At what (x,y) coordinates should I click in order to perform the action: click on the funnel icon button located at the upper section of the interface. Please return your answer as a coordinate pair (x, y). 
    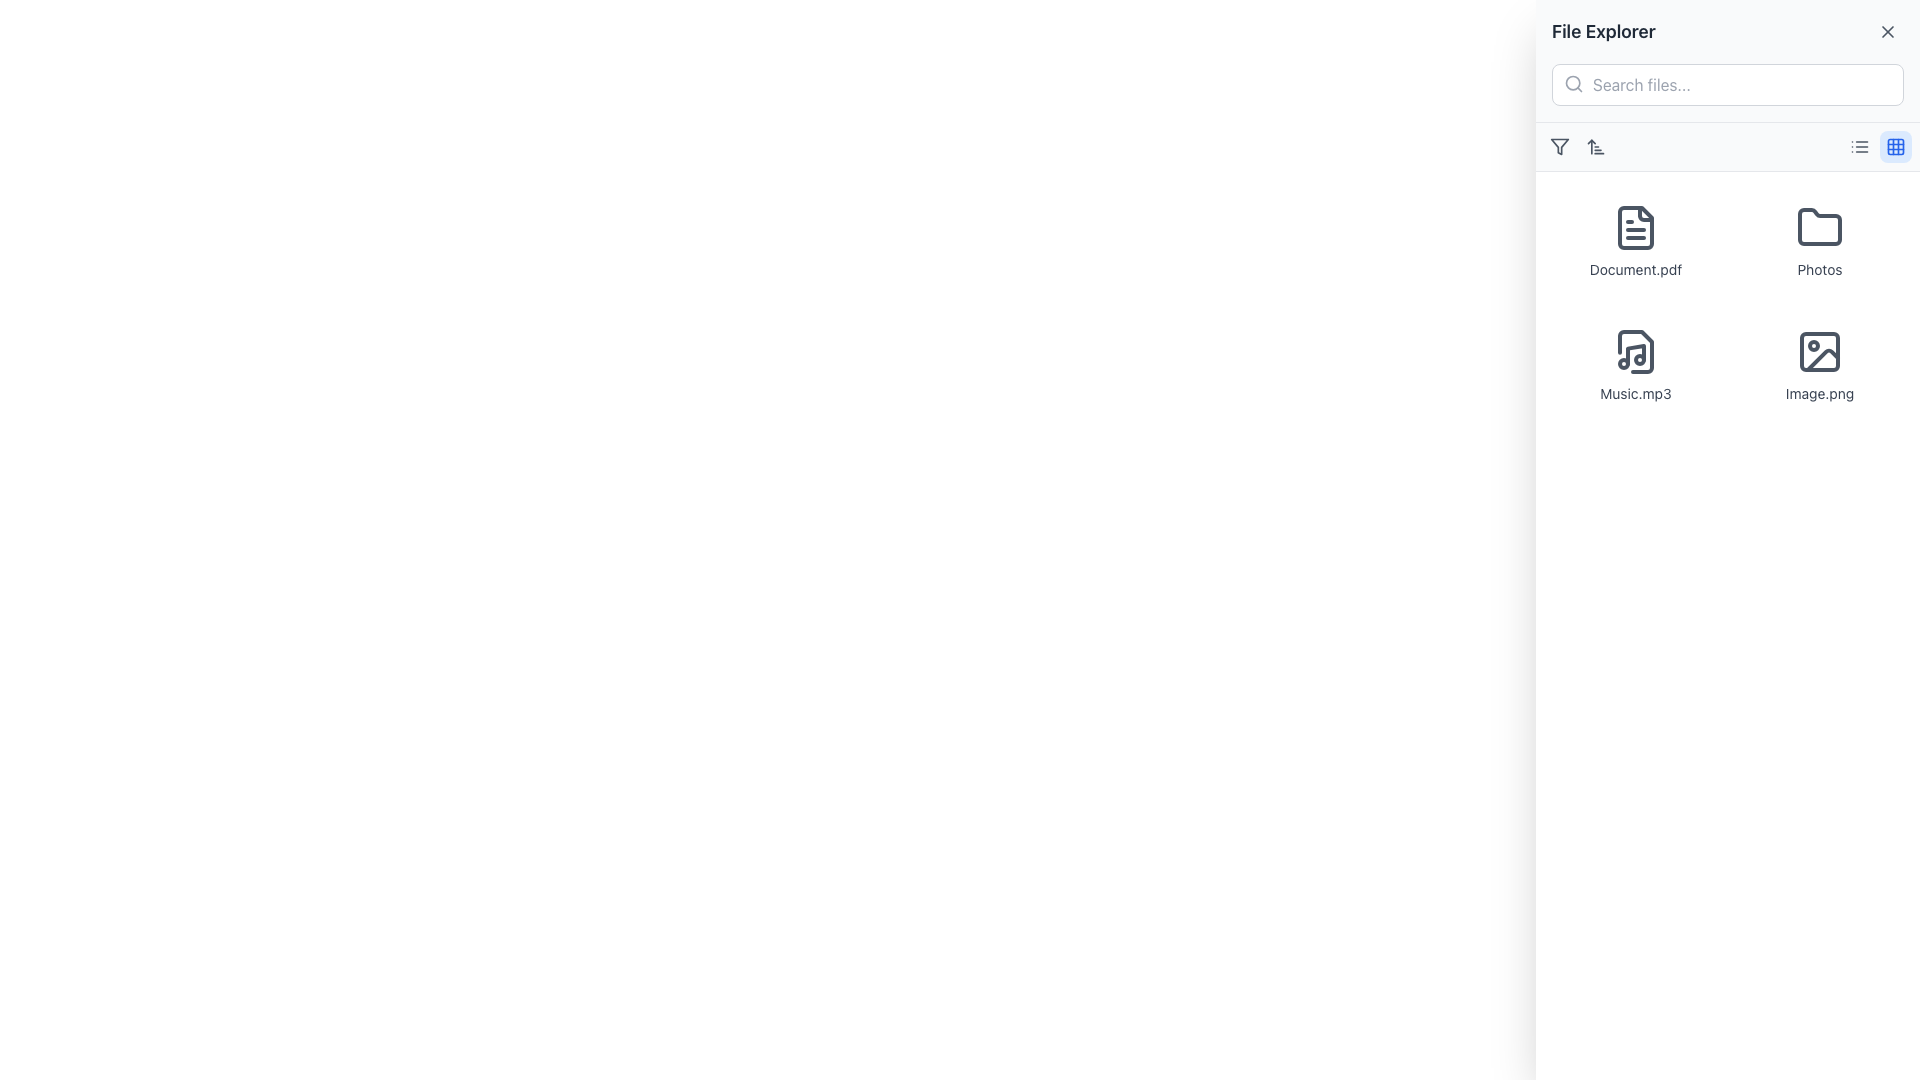
    Looking at the image, I should click on (1559, 145).